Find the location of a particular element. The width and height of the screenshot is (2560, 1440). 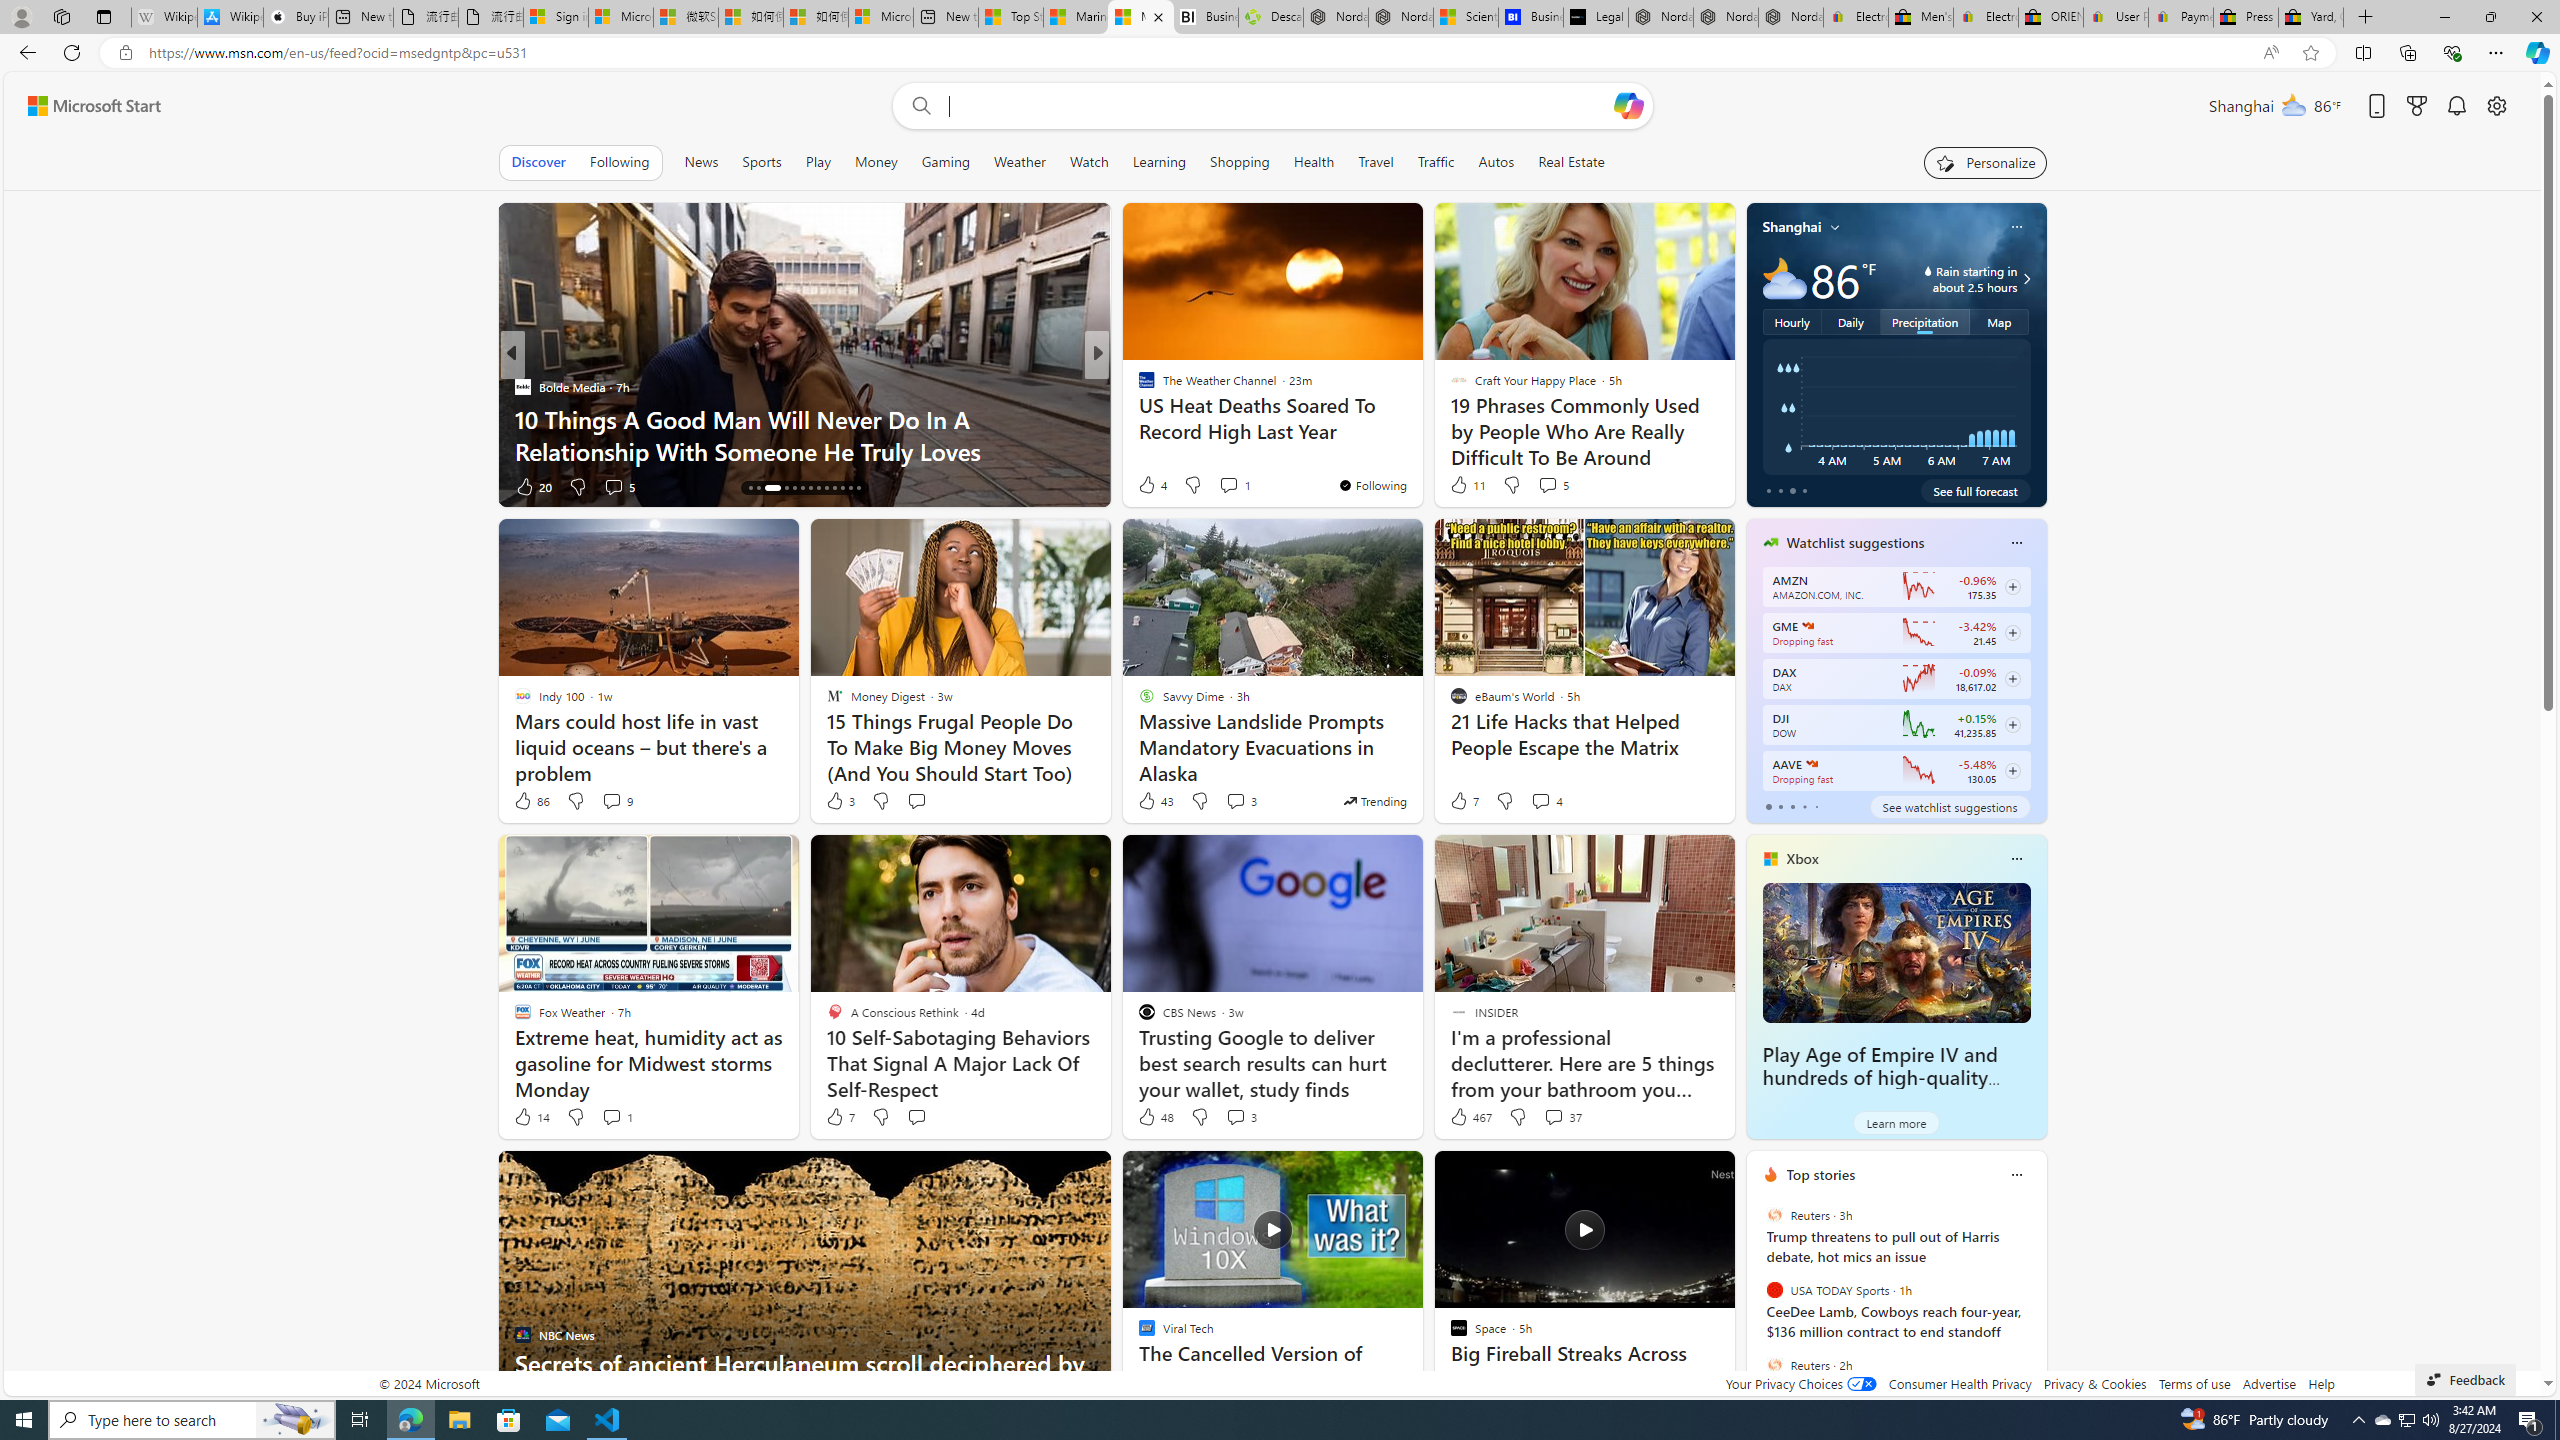

'516 Like' is located at coordinates (1151, 486).